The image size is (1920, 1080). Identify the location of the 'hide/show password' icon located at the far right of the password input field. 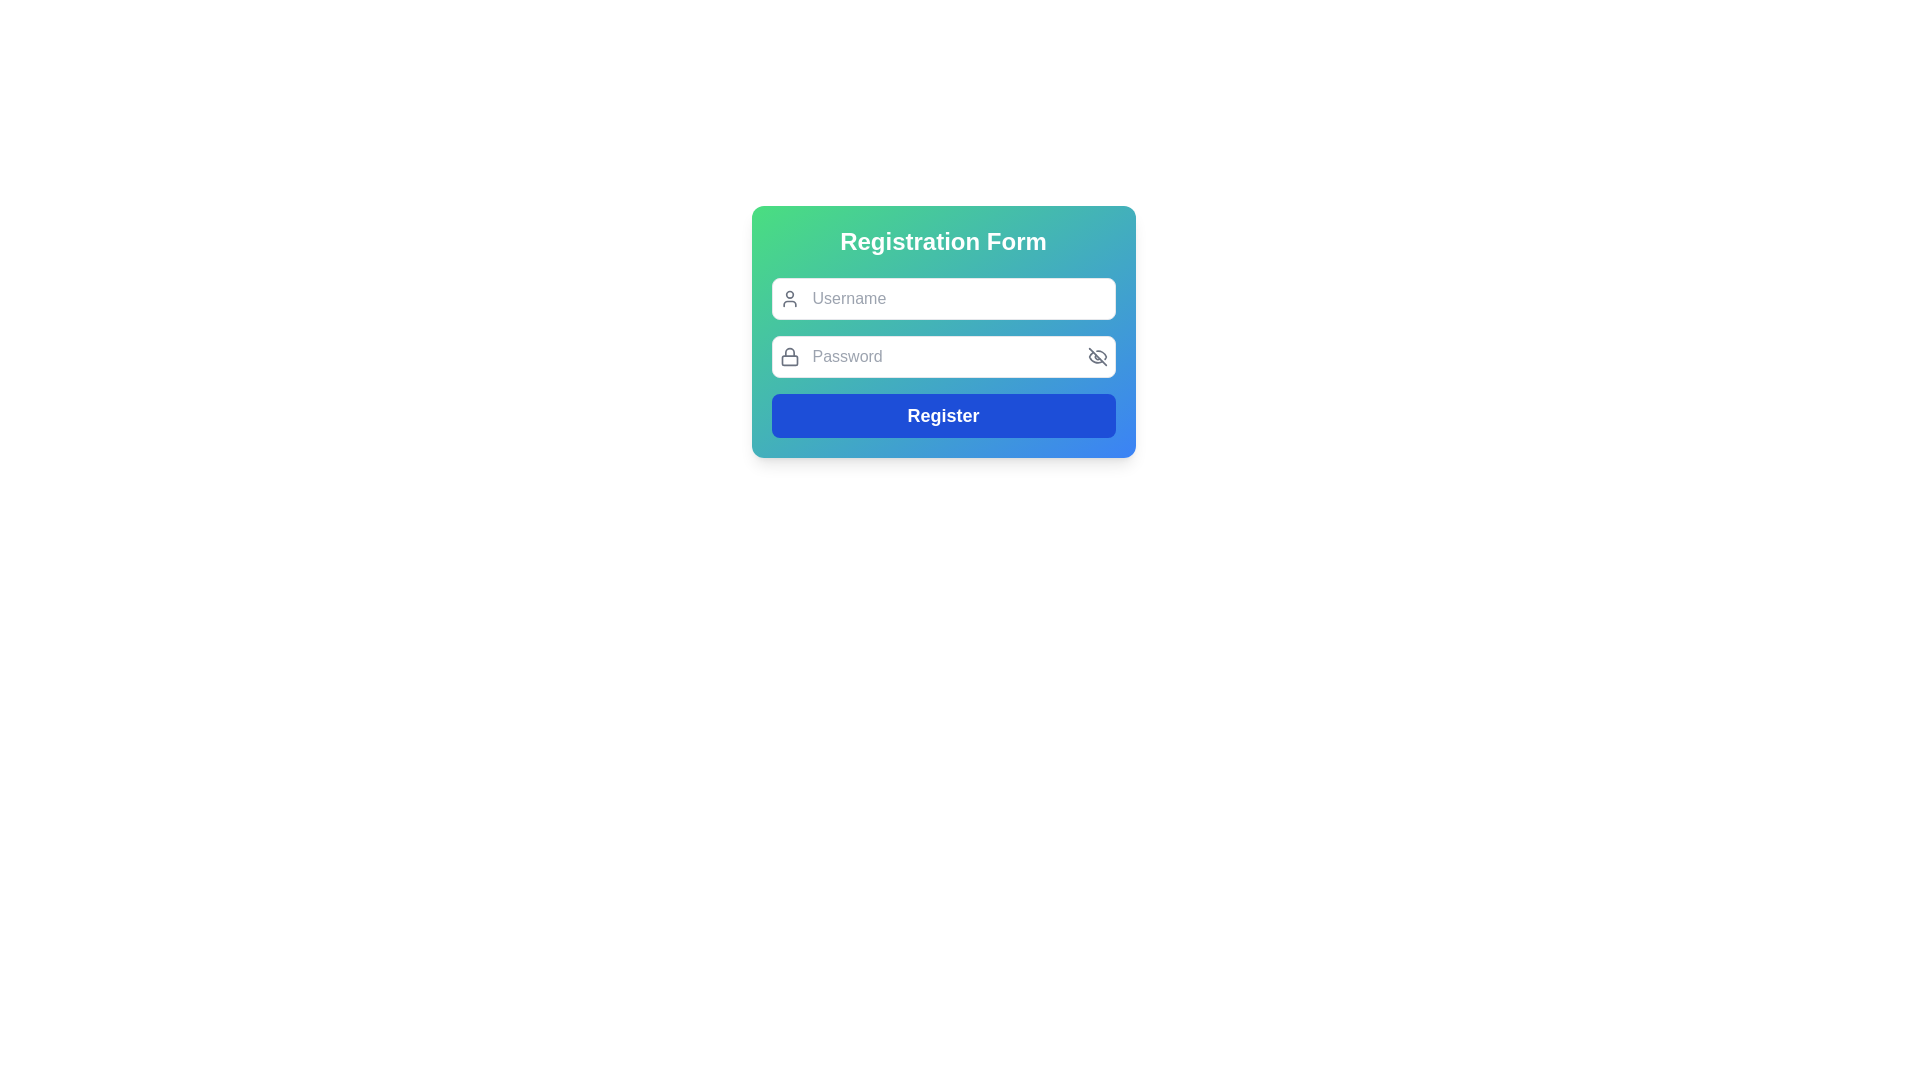
(1096, 356).